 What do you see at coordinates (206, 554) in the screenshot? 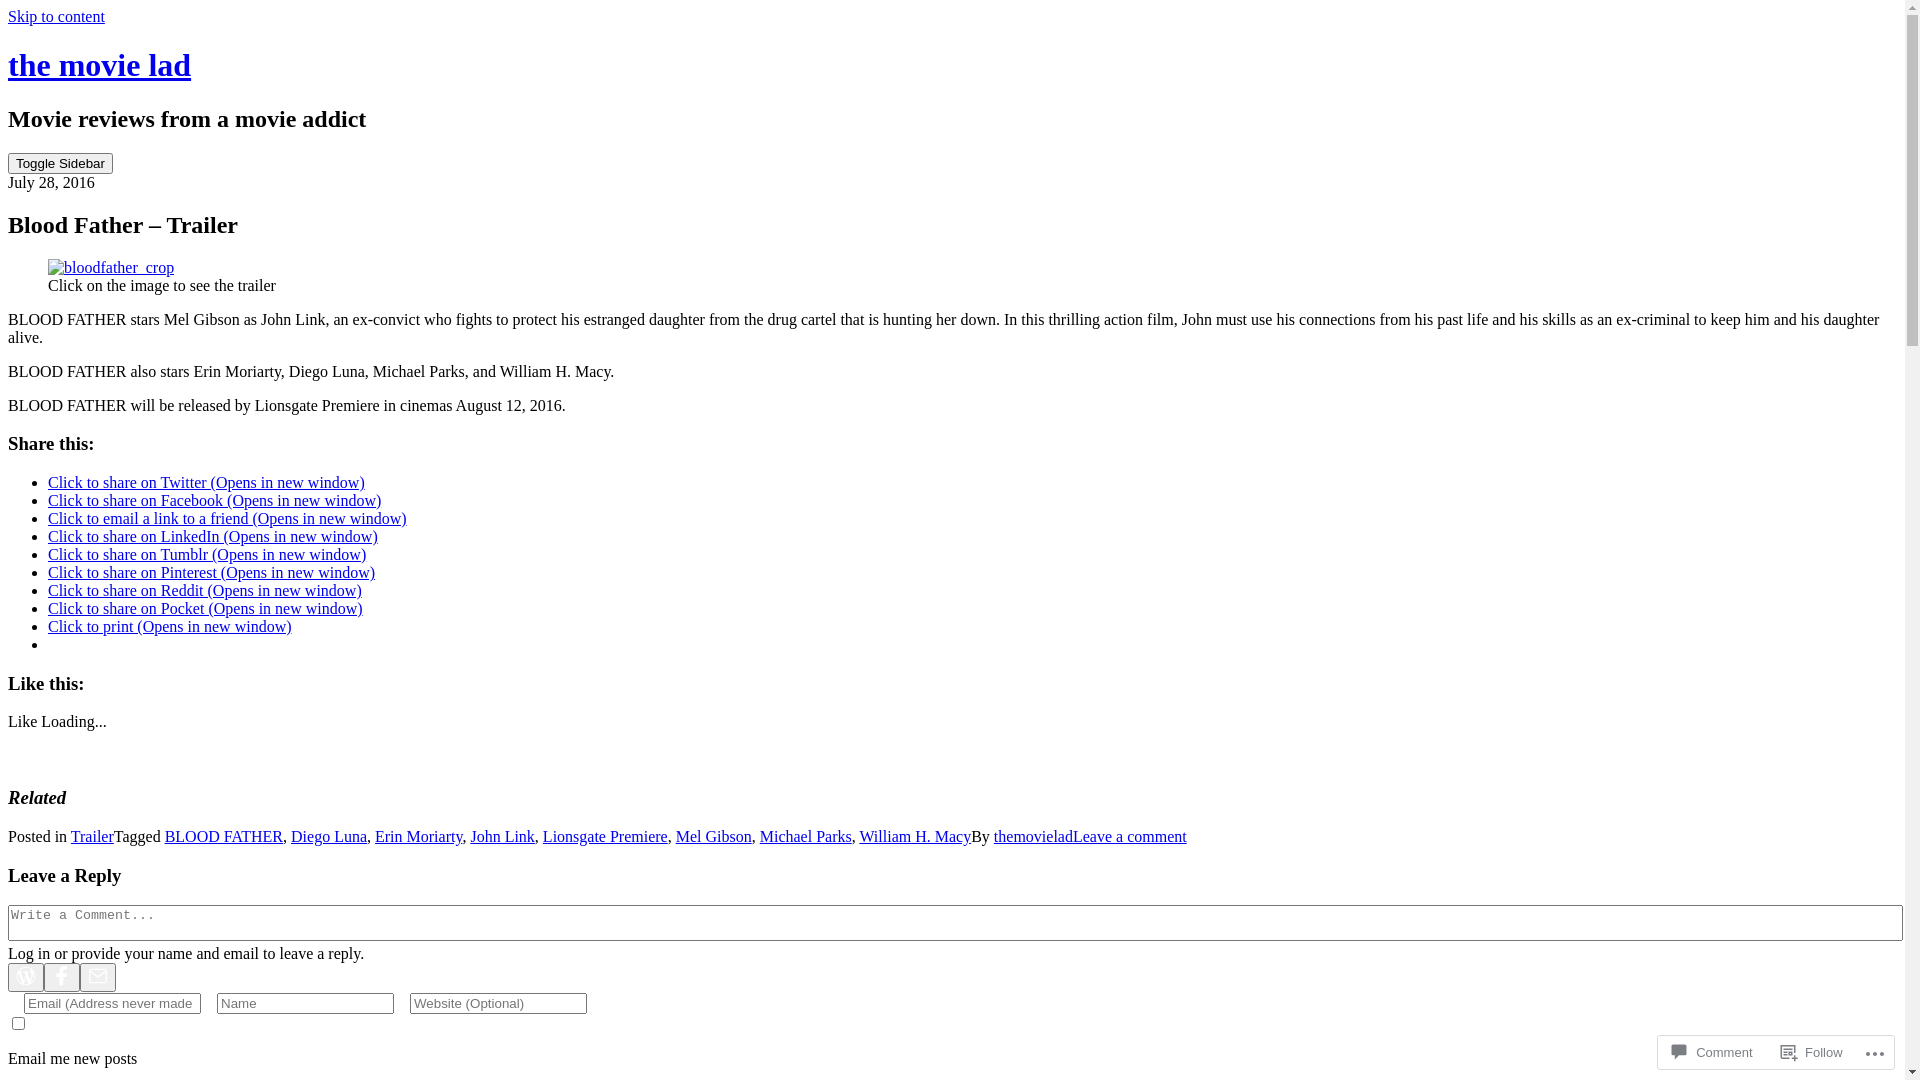
I see `'Click to share on Tumblr (Opens in new window)'` at bounding box center [206, 554].